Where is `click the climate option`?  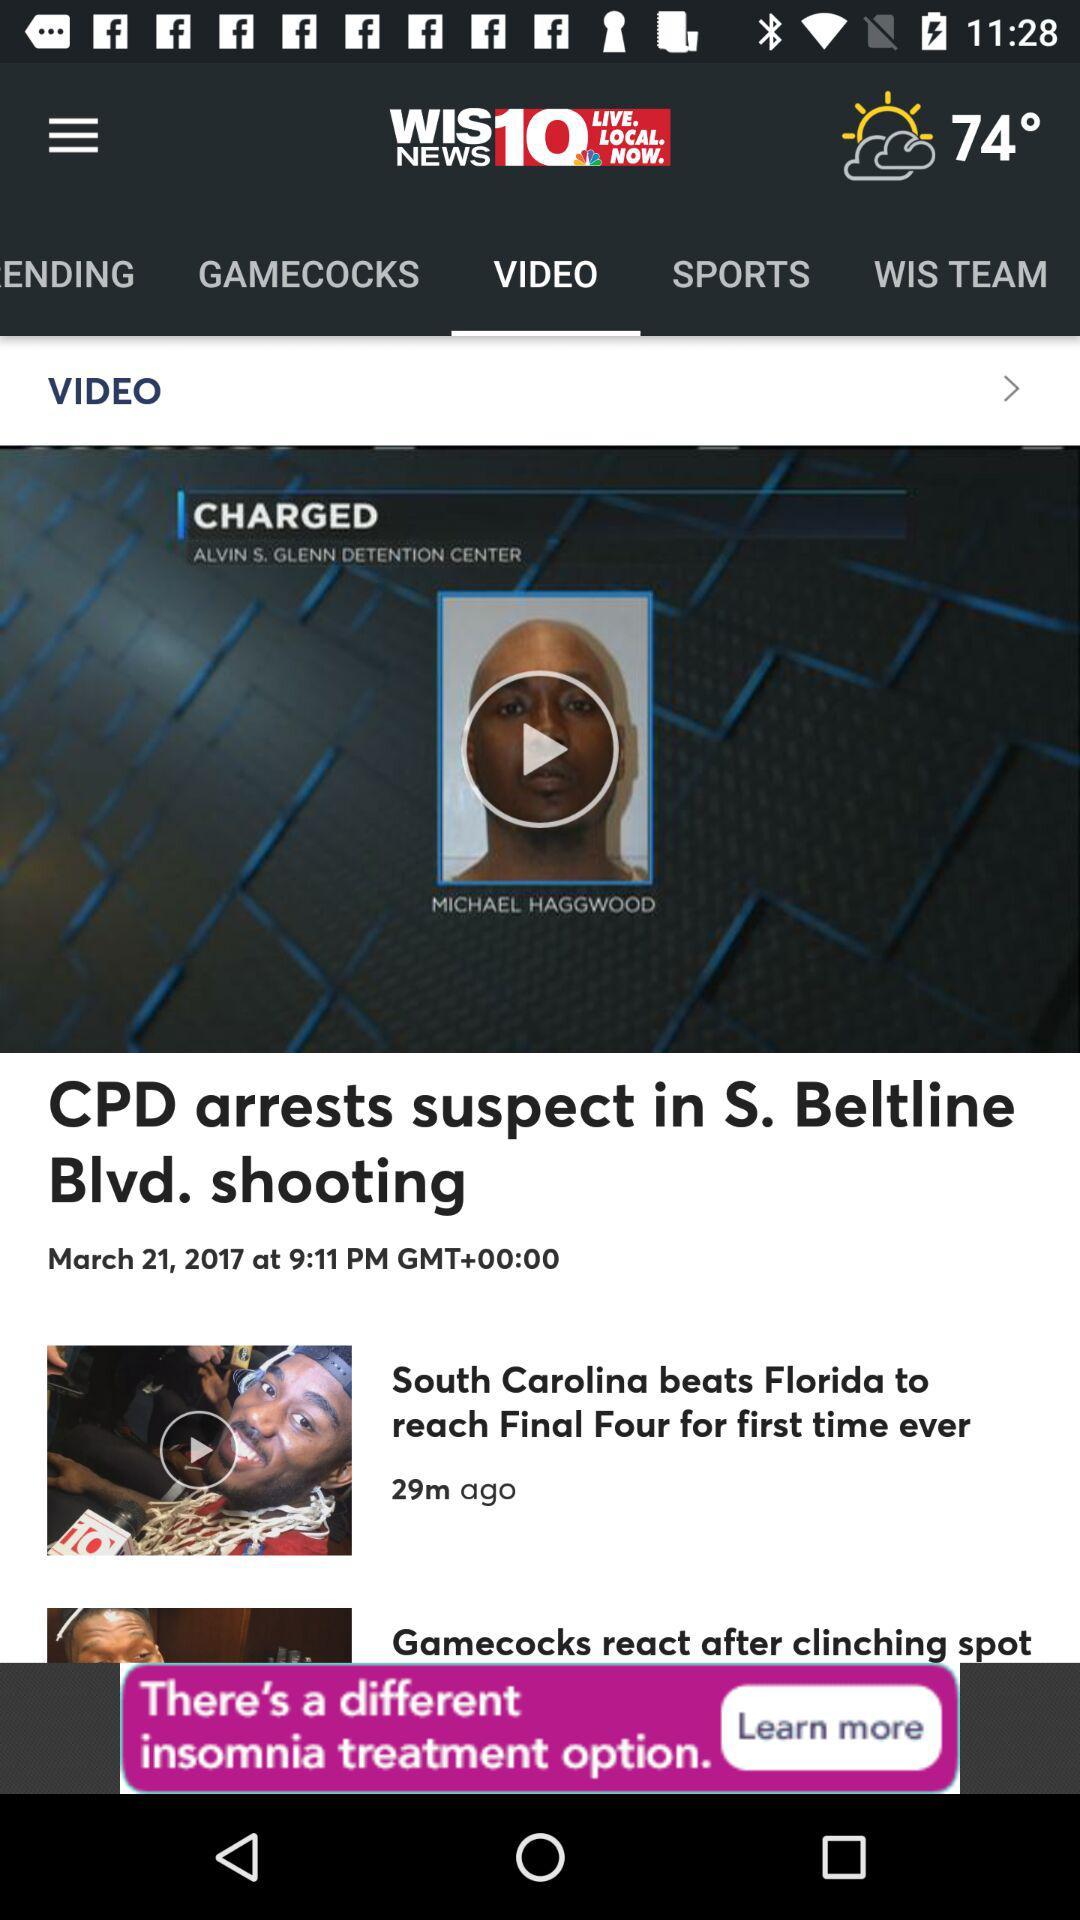 click the climate option is located at coordinates (886, 135).